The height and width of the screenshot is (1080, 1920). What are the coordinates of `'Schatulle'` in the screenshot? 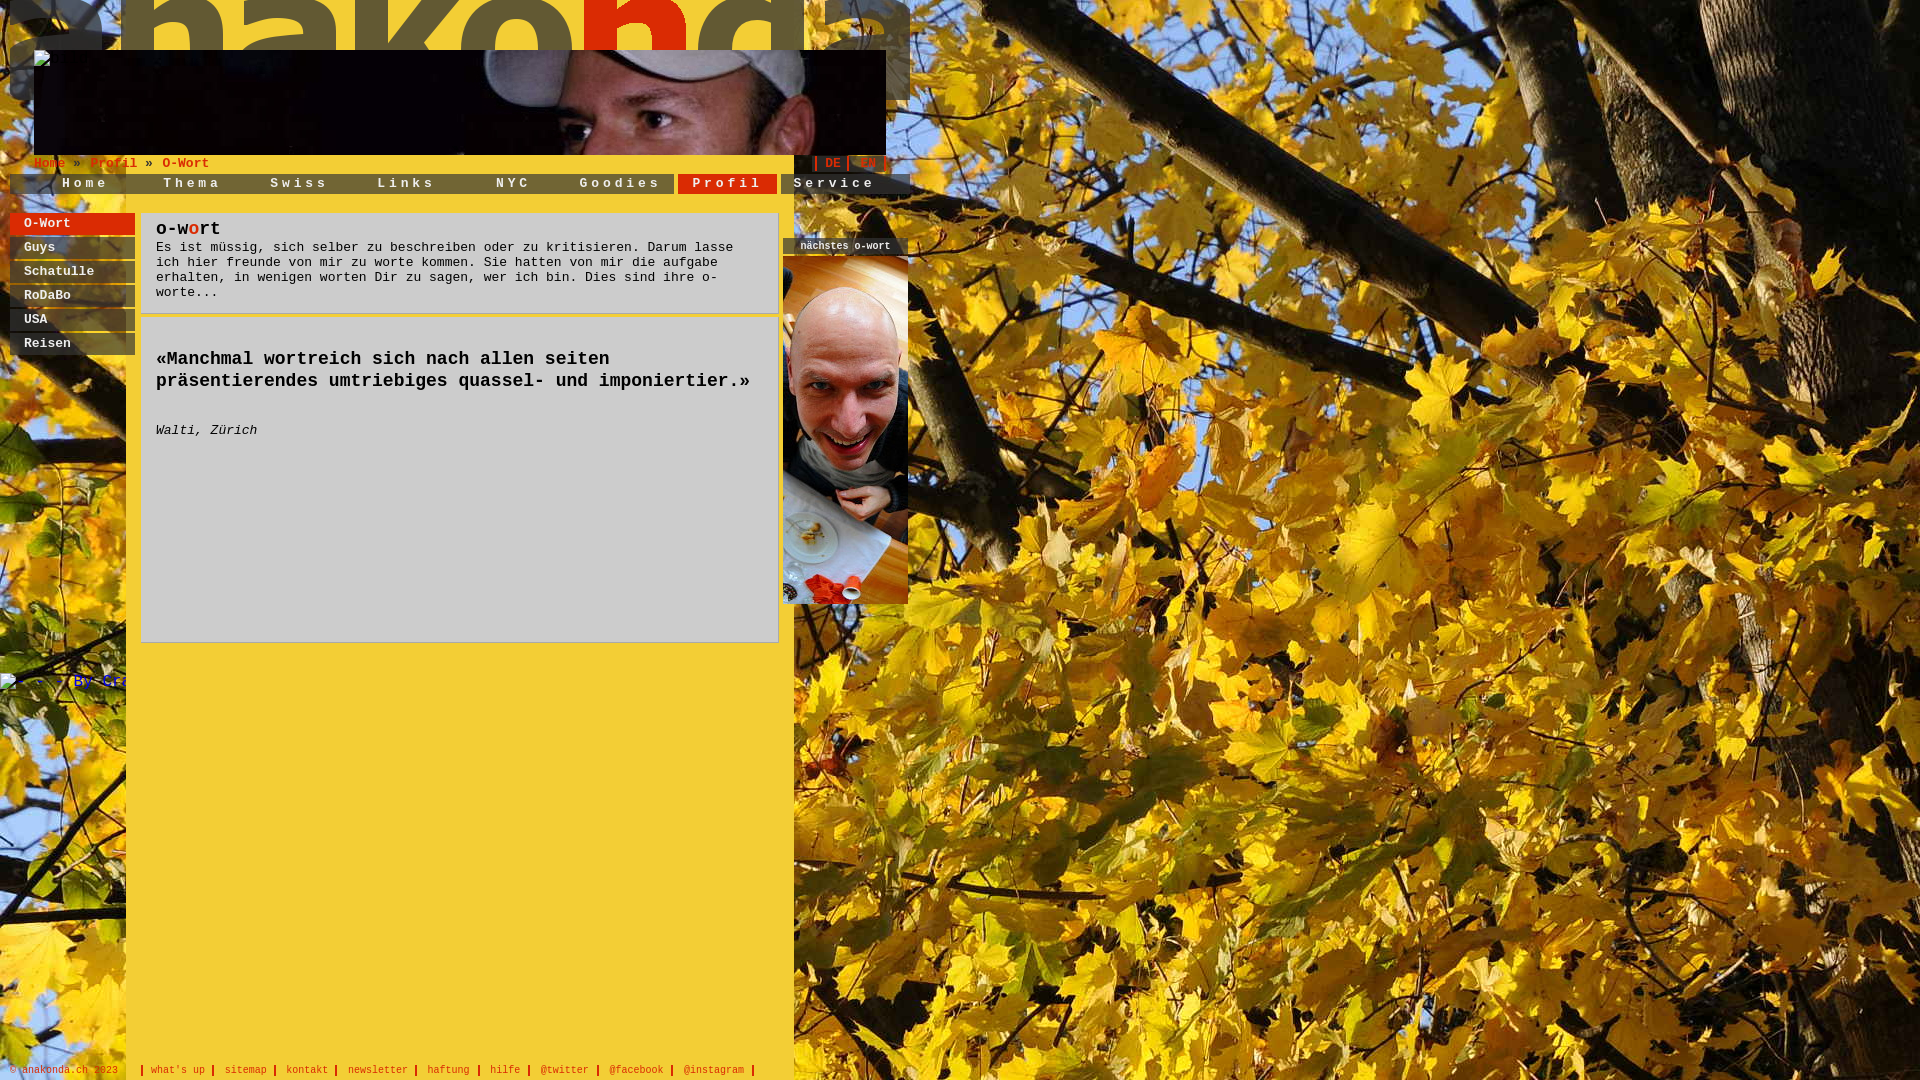 It's located at (58, 271).